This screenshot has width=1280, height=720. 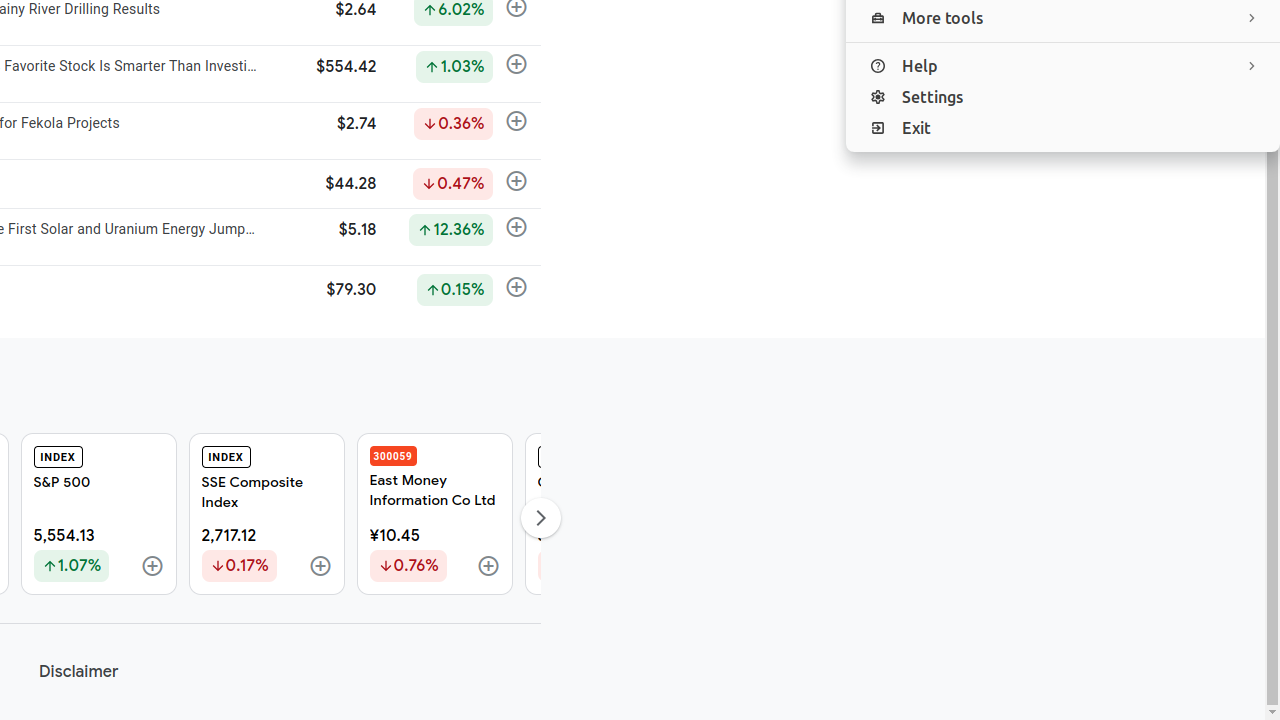 I want to click on 'Exit', so click(x=1062, y=128).